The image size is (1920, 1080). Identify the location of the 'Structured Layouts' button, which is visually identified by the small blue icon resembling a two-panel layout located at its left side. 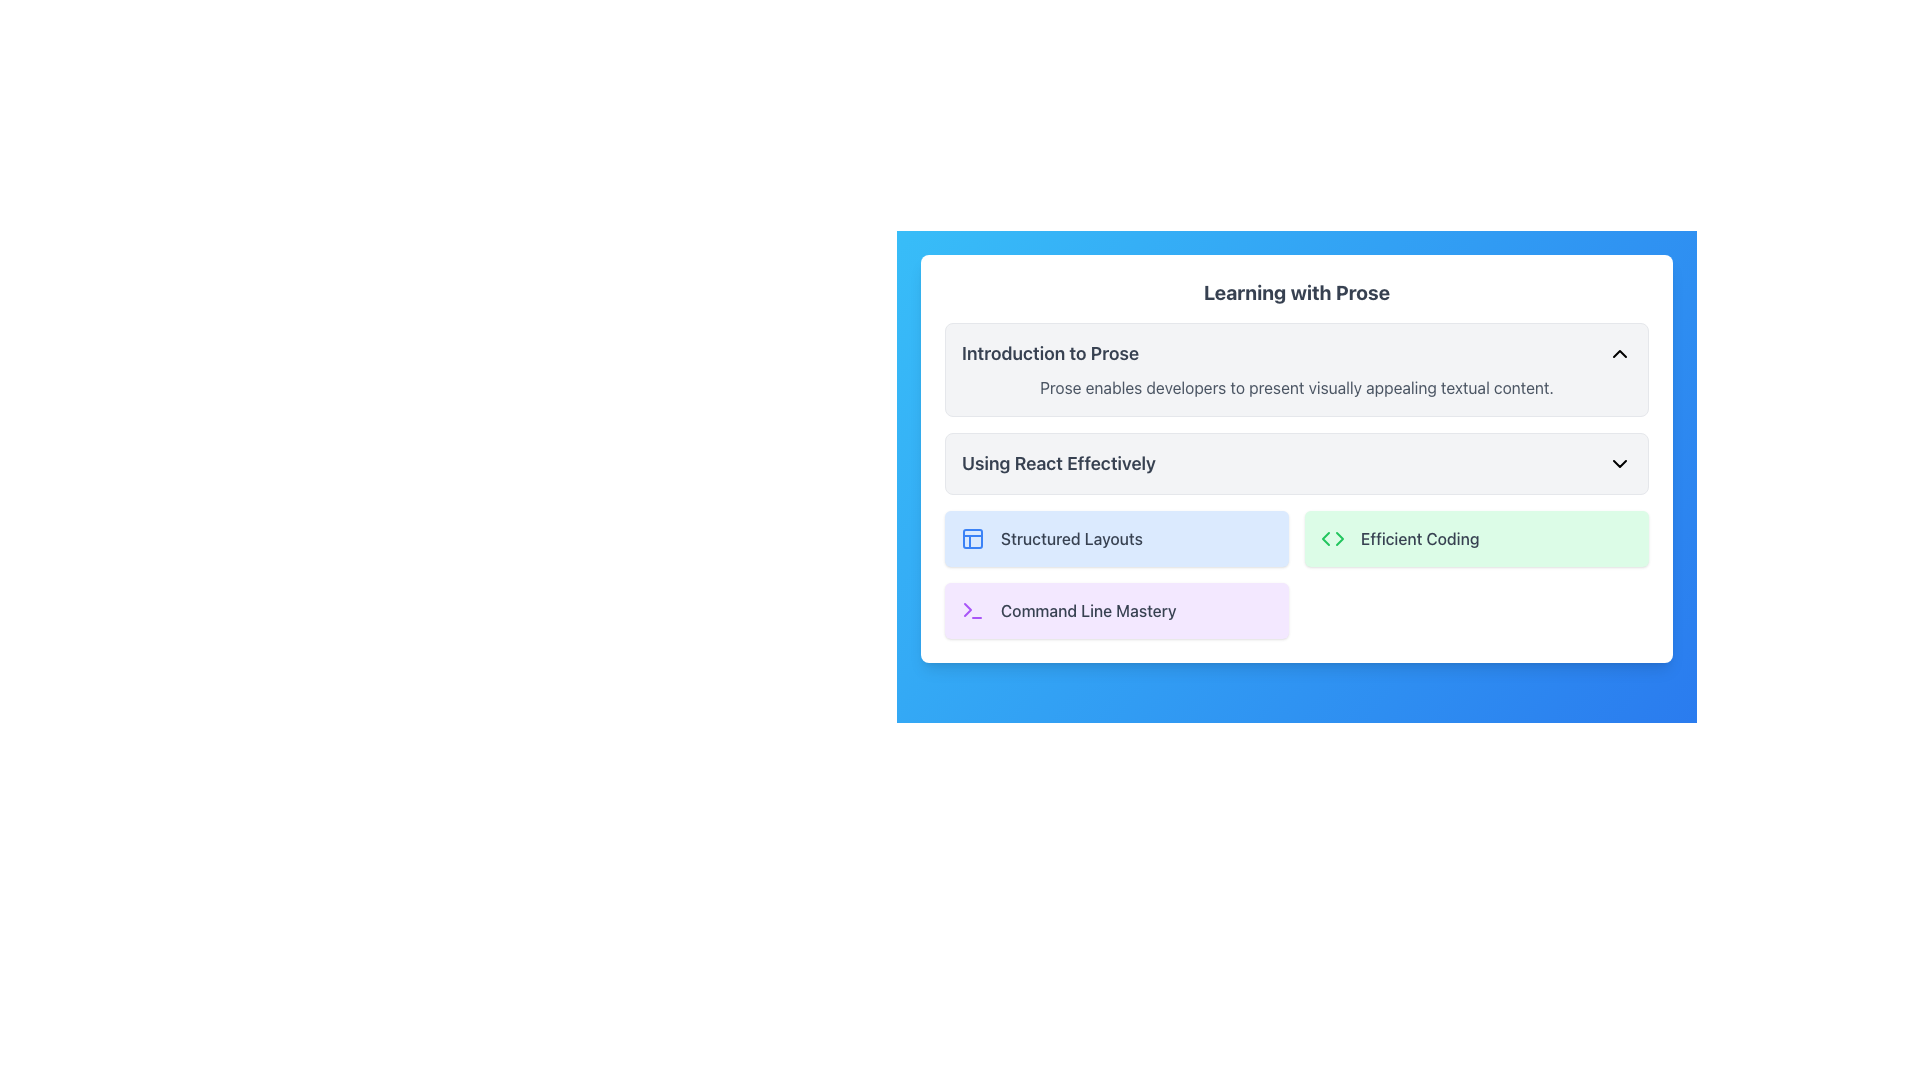
(973, 538).